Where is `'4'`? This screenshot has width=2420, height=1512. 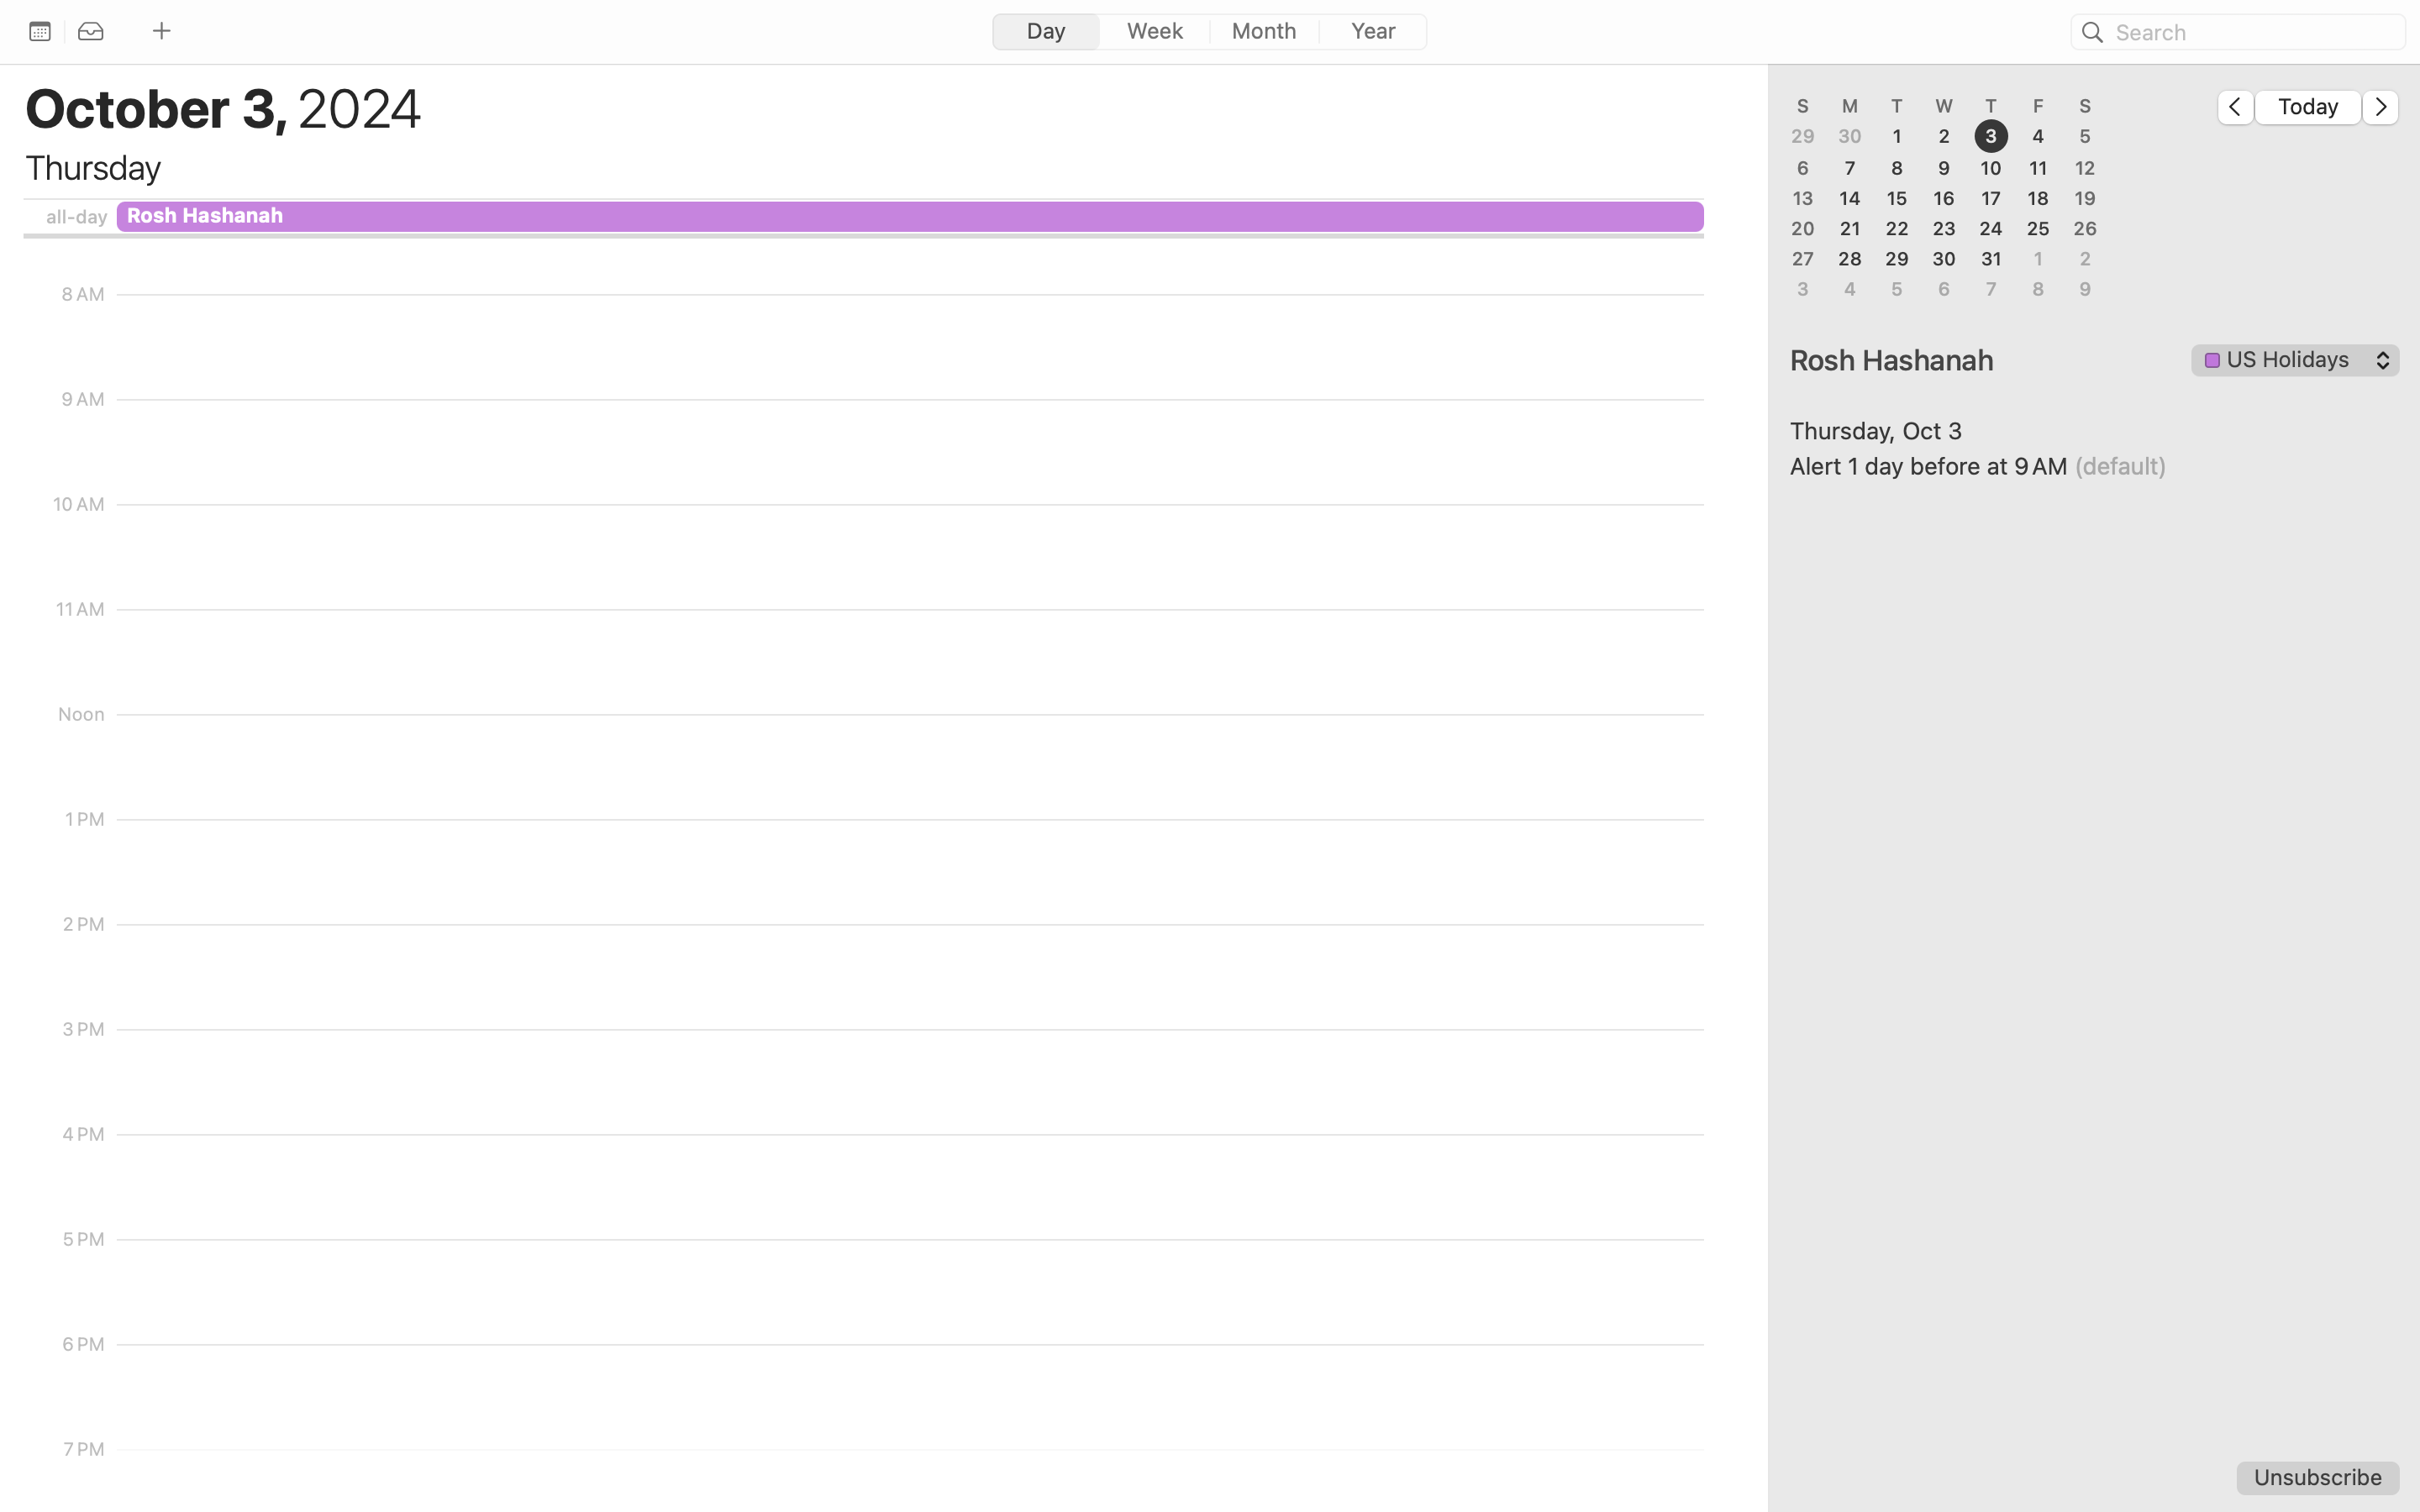 '4' is located at coordinates (2039, 135).